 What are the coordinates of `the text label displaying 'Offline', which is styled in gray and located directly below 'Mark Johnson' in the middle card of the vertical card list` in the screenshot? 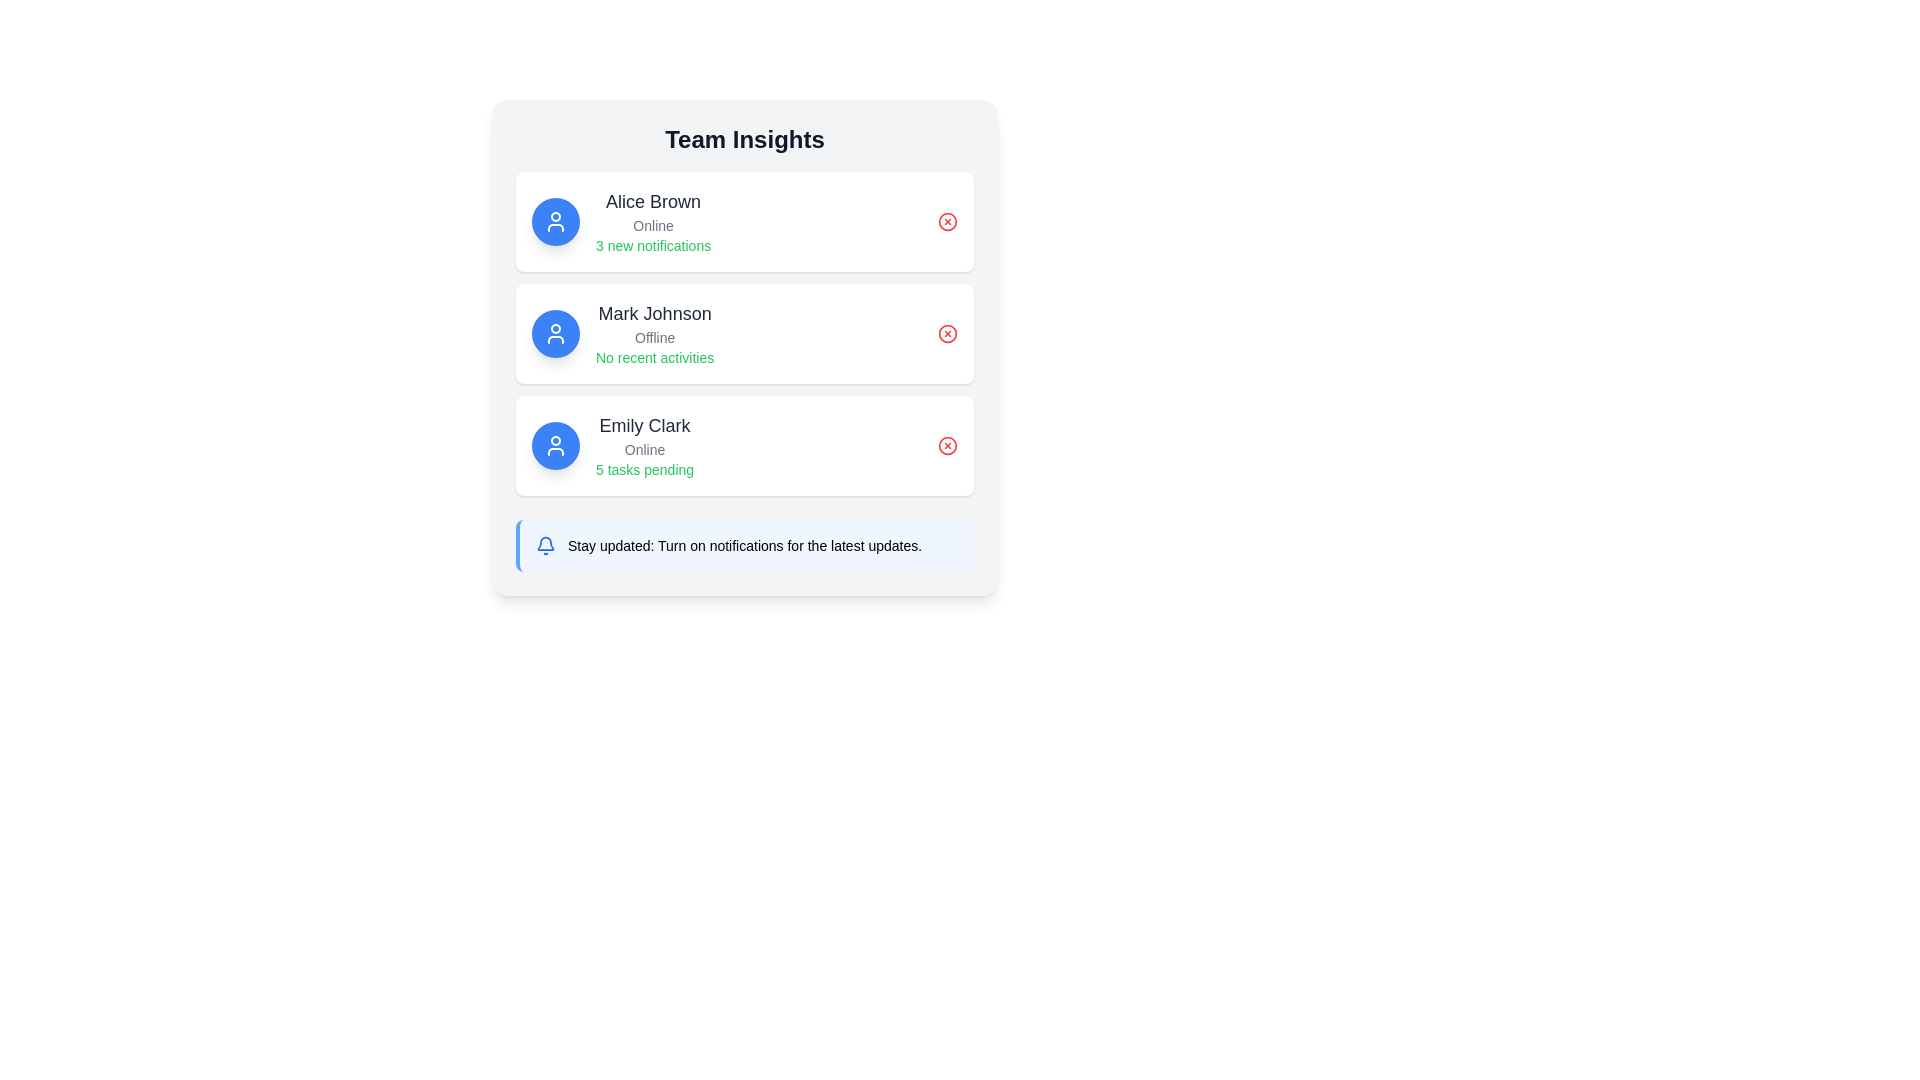 It's located at (655, 337).